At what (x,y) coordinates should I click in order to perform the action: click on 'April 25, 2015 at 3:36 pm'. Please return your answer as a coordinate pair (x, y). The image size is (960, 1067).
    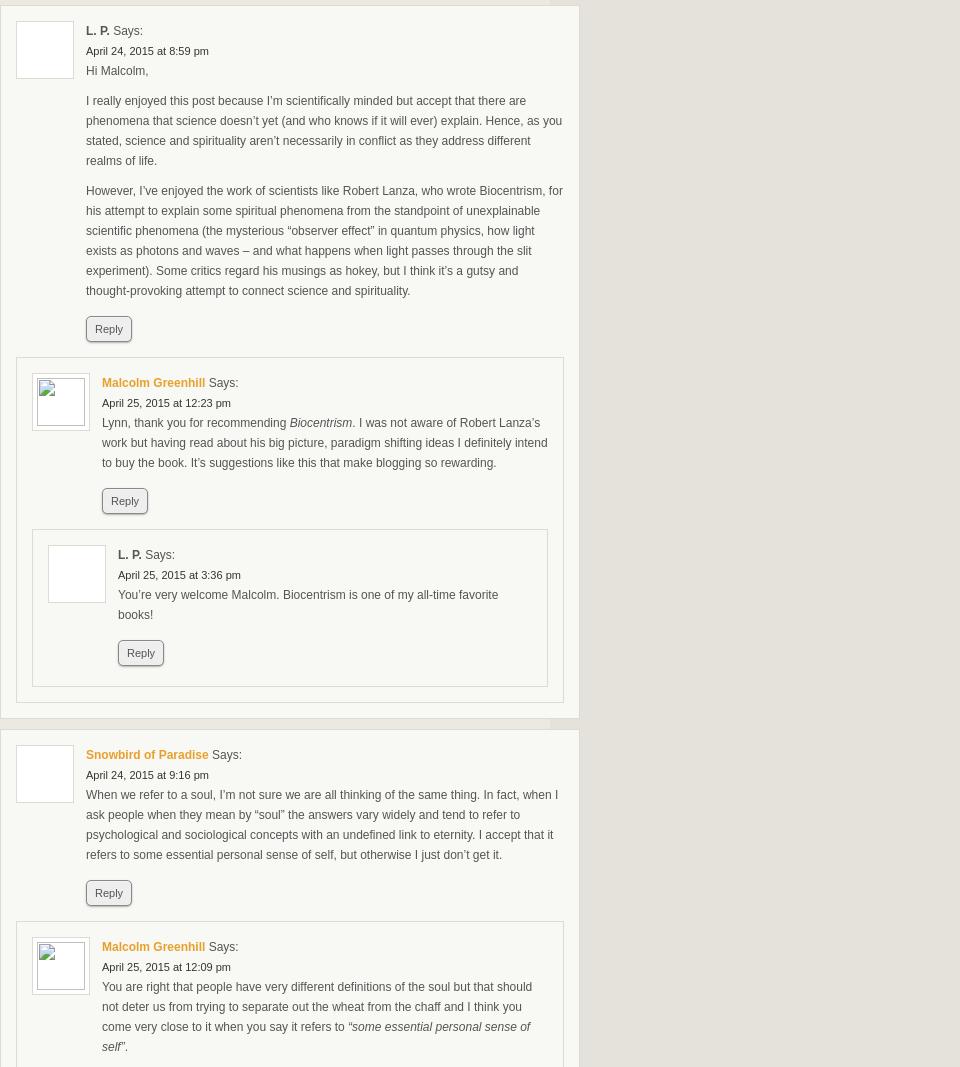
    Looking at the image, I should click on (178, 575).